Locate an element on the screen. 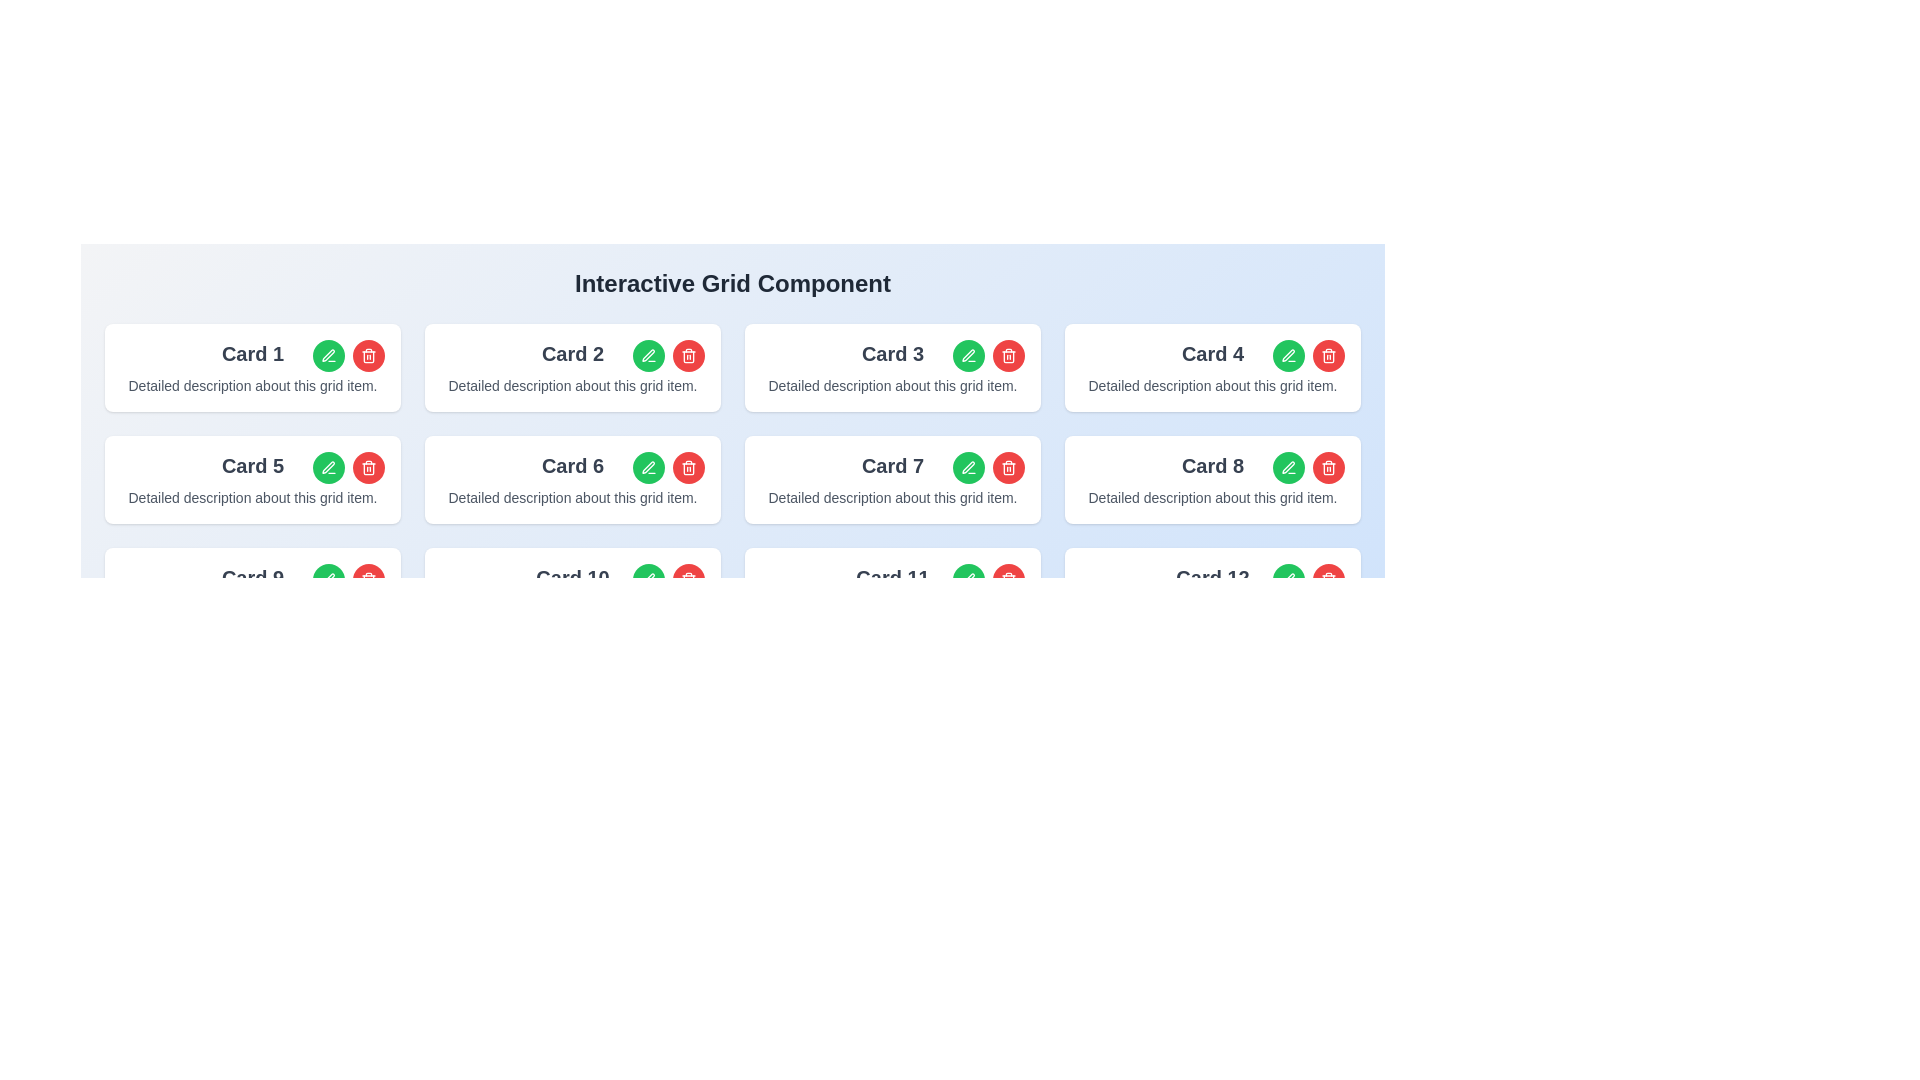 The height and width of the screenshot is (1080, 1920). the red circular button with a trash can icon located in the top-right corner of 'Card 10' is located at coordinates (689, 579).